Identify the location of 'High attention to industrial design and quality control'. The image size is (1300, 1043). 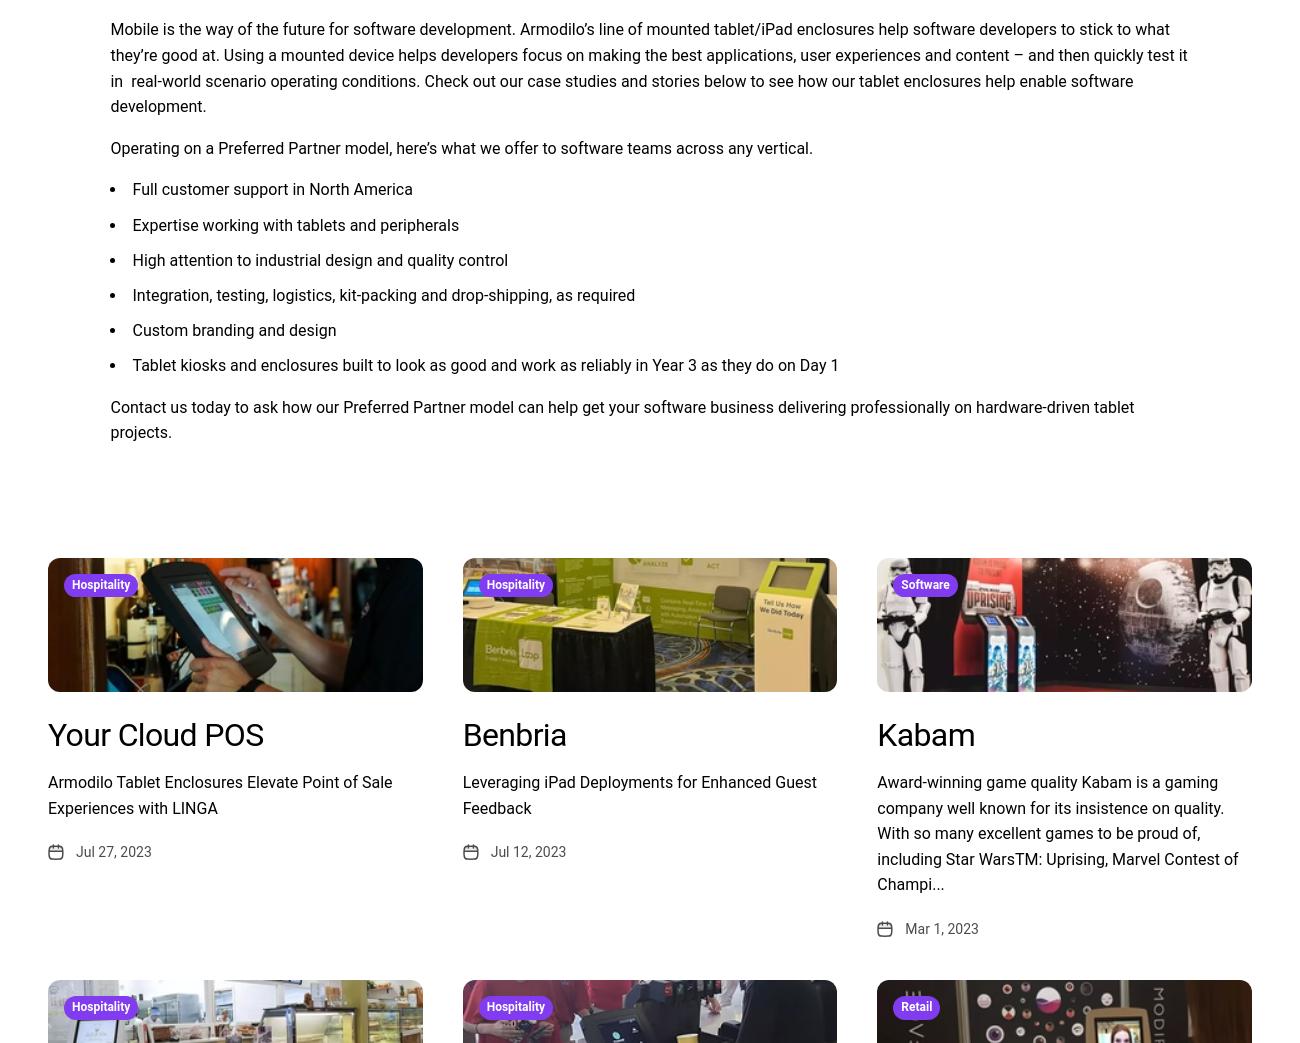
(320, 259).